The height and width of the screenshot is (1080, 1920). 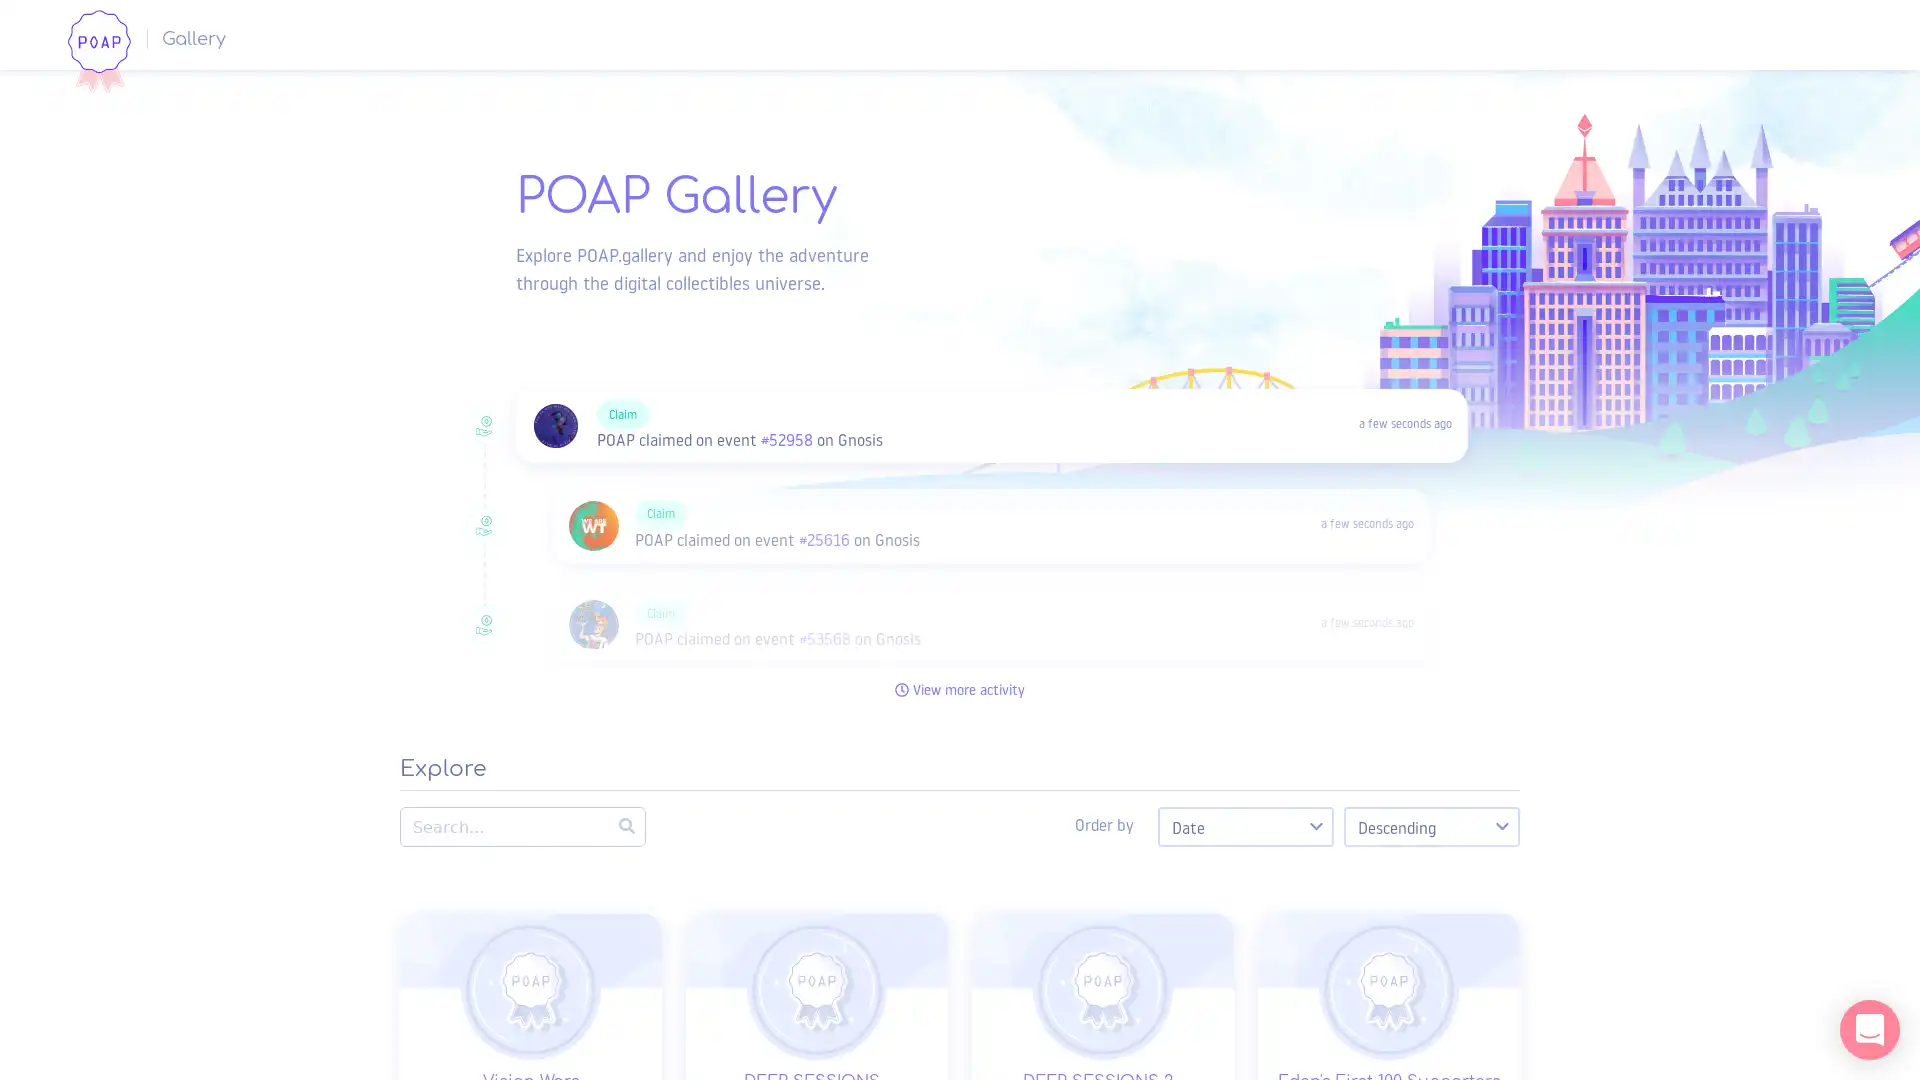 I want to click on Open Intercom Messenger, so click(x=1869, y=1029).